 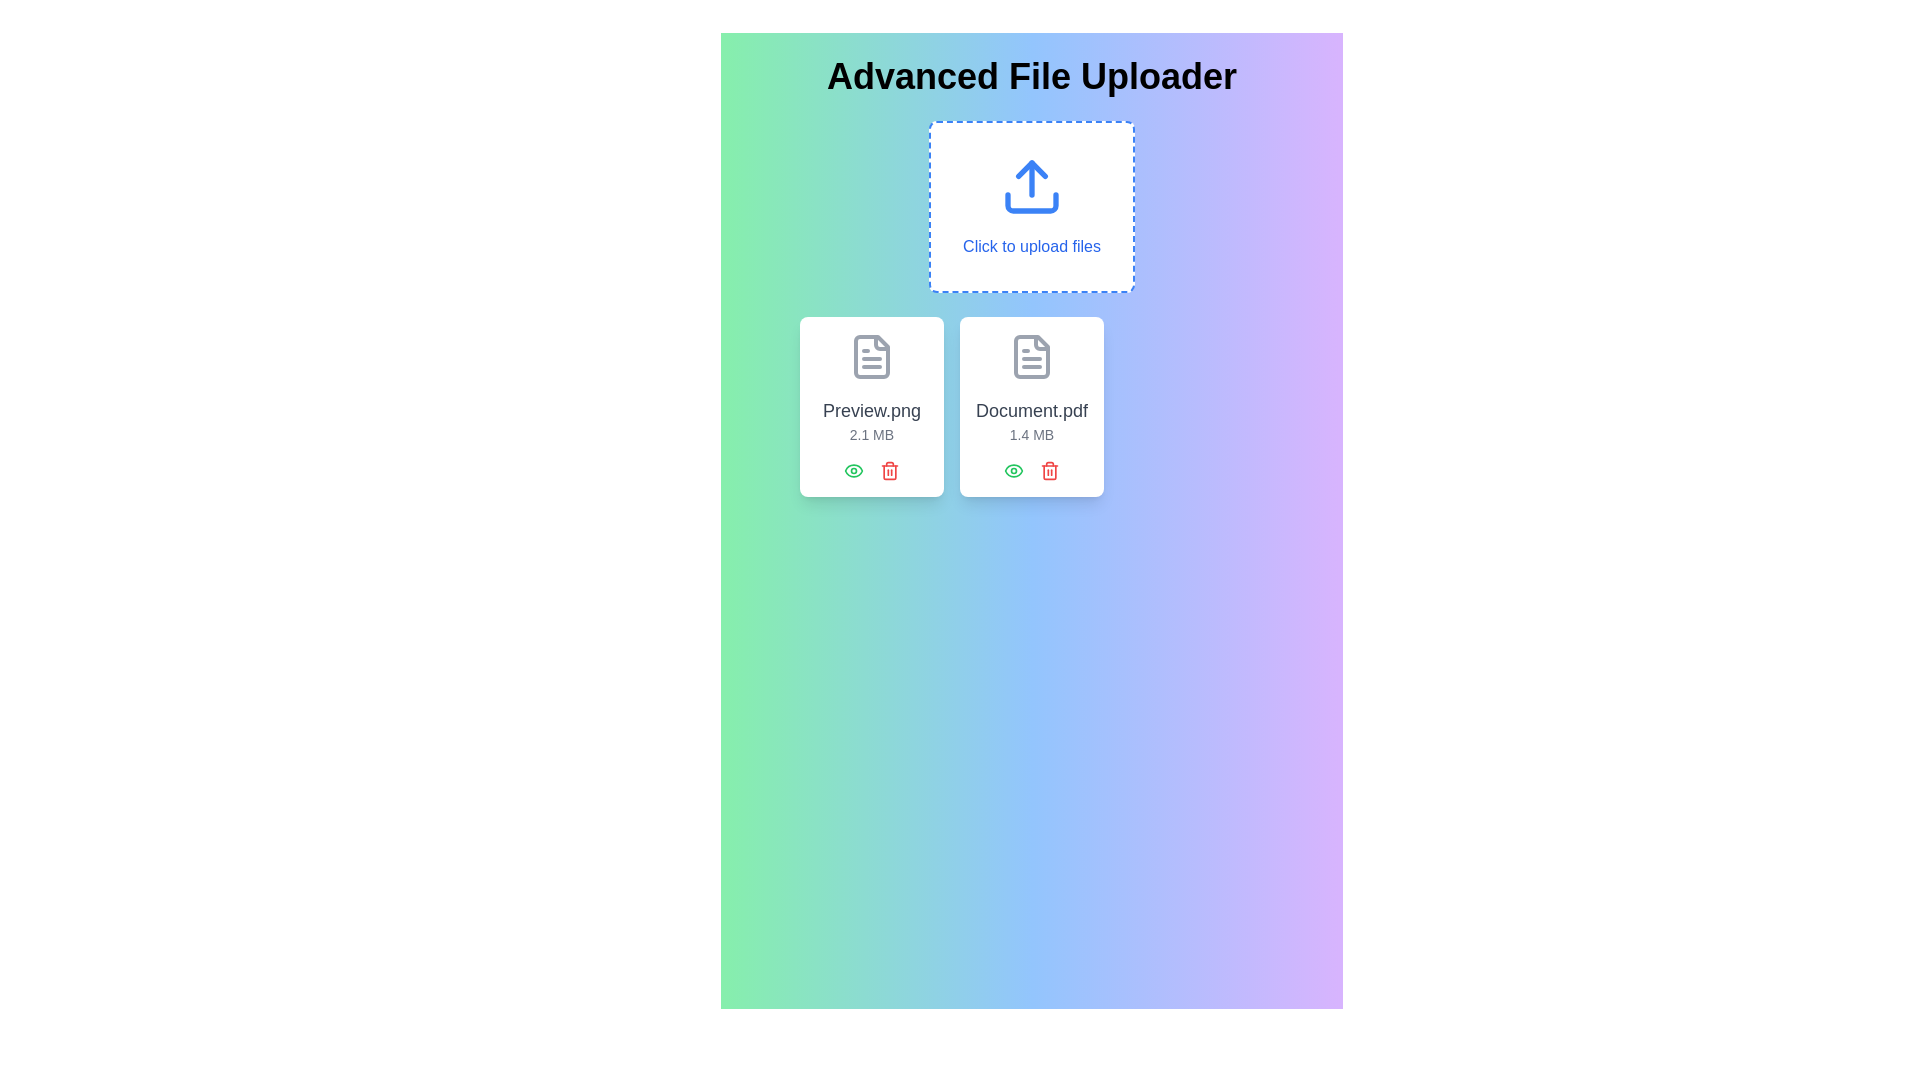 I want to click on the preview or visibility toggle icon located at the bottom-left of the rectangular card containing a file's details, so click(x=1013, y=470).